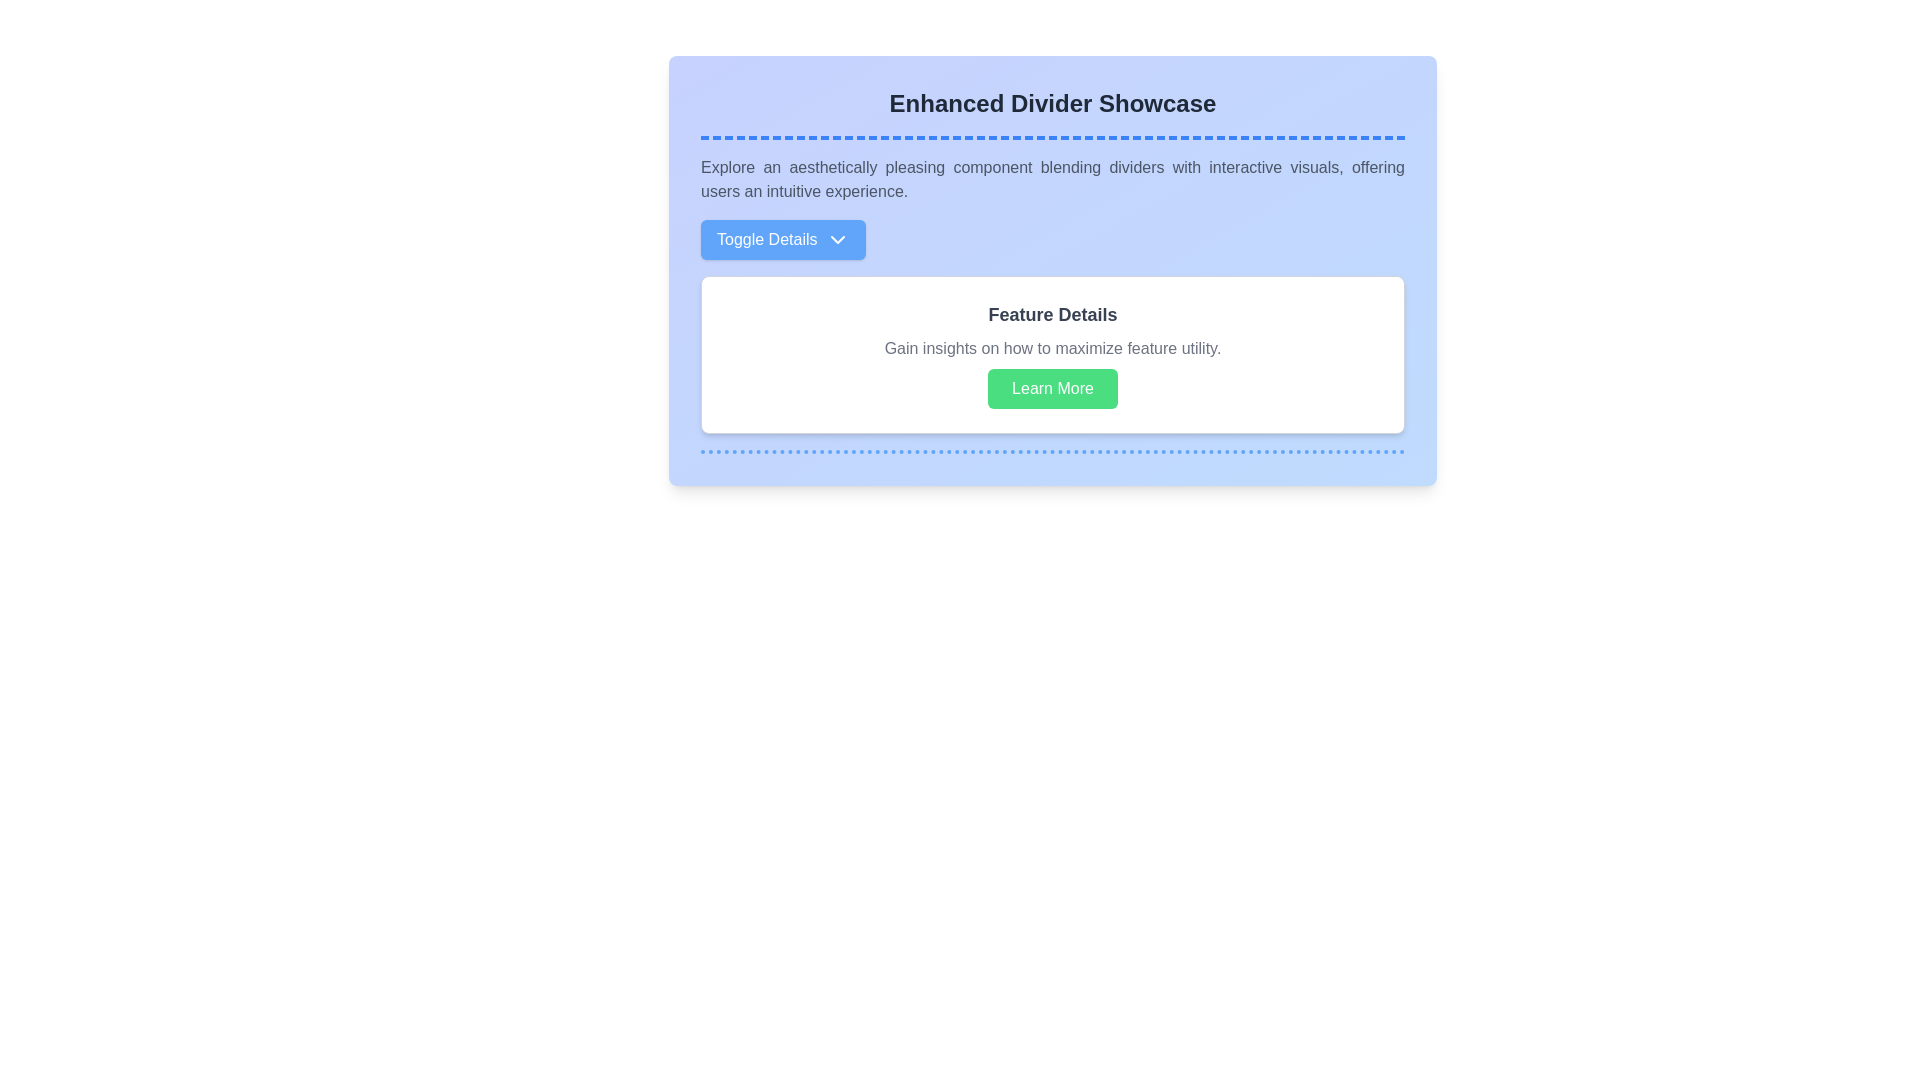 Image resolution: width=1920 pixels, height=1080 pixels. I want to click on descriptive text block located below the dashed divider in a light blue section, which provides an overview of the component above and the interactive functionalities below, so click(1051, 180).